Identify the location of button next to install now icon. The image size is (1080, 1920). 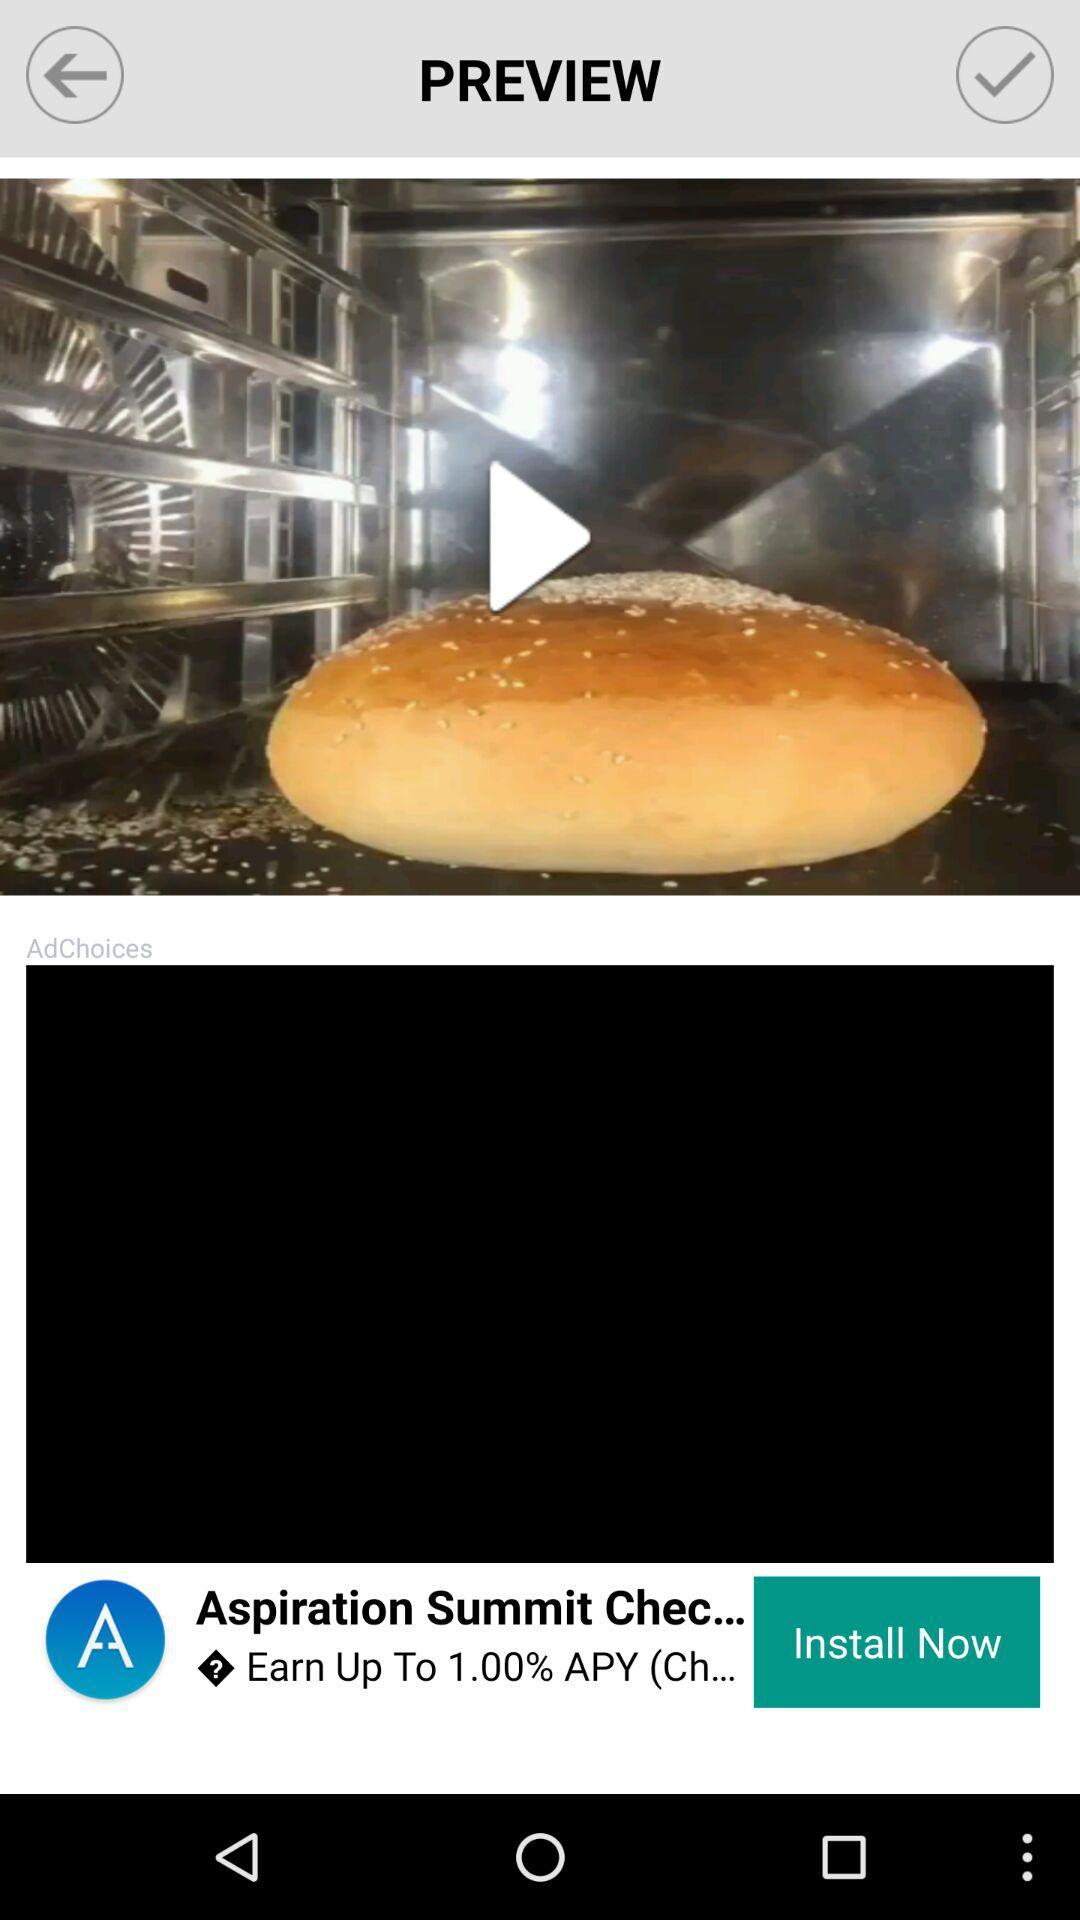
(474, 1608).